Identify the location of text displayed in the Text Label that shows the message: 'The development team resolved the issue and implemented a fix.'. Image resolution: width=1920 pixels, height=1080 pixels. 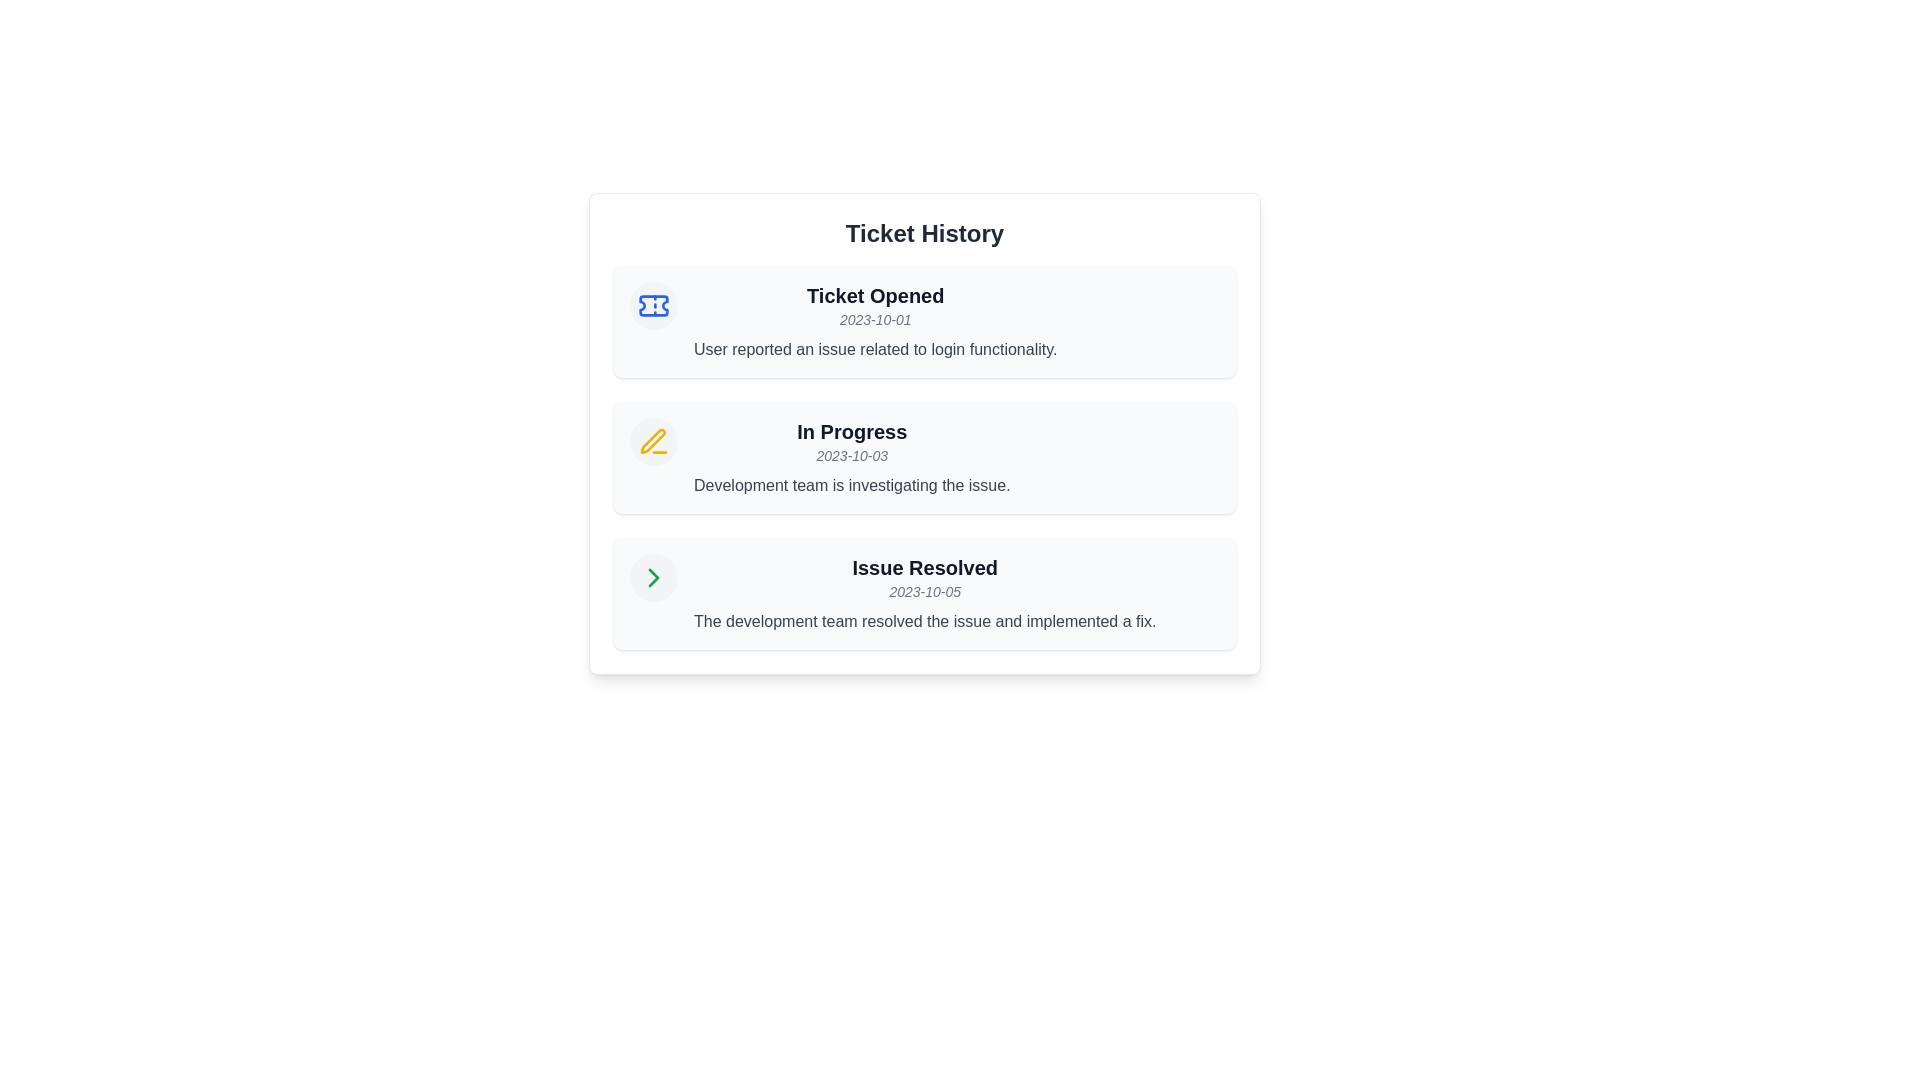
(924, 620).